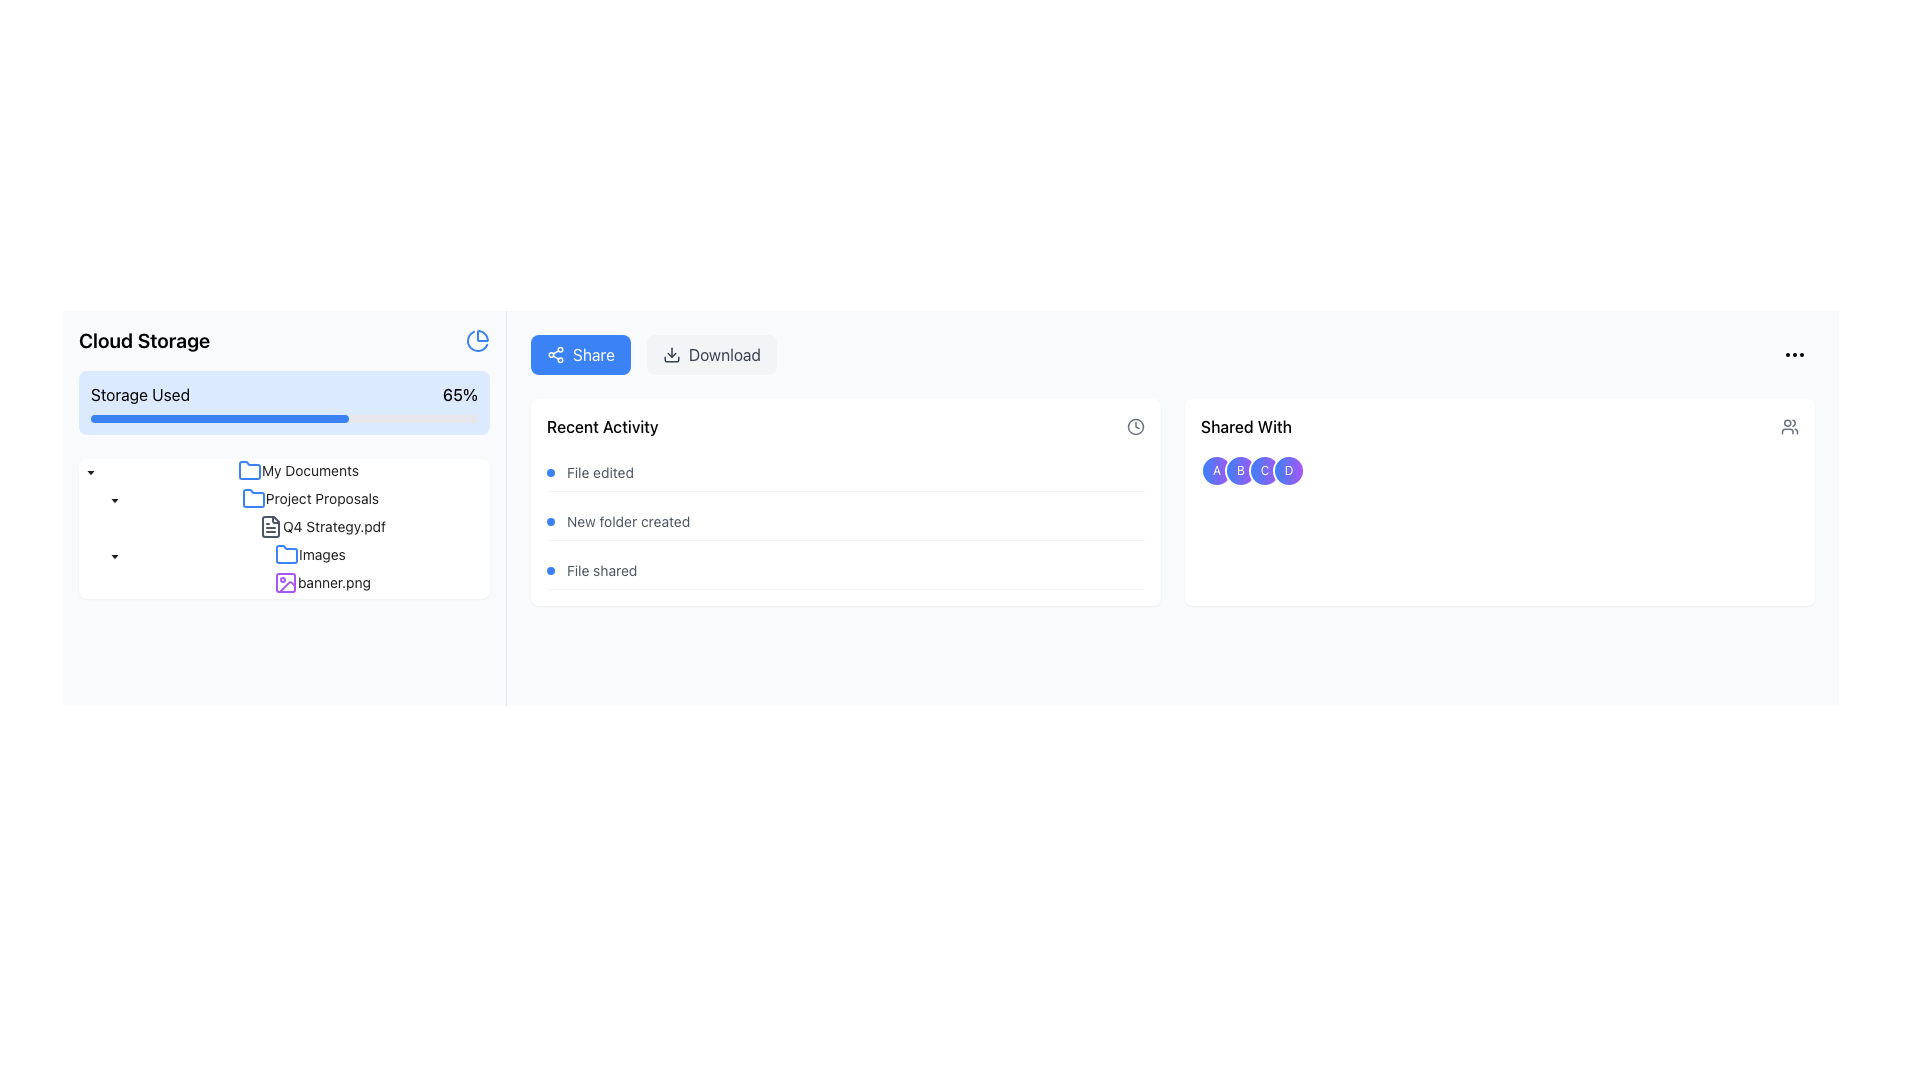  Describe the element at coordinates (297, 470) in the screenshot. I see `the tree view item representing the first folder in the 'Cloud Storage' section` at that location.